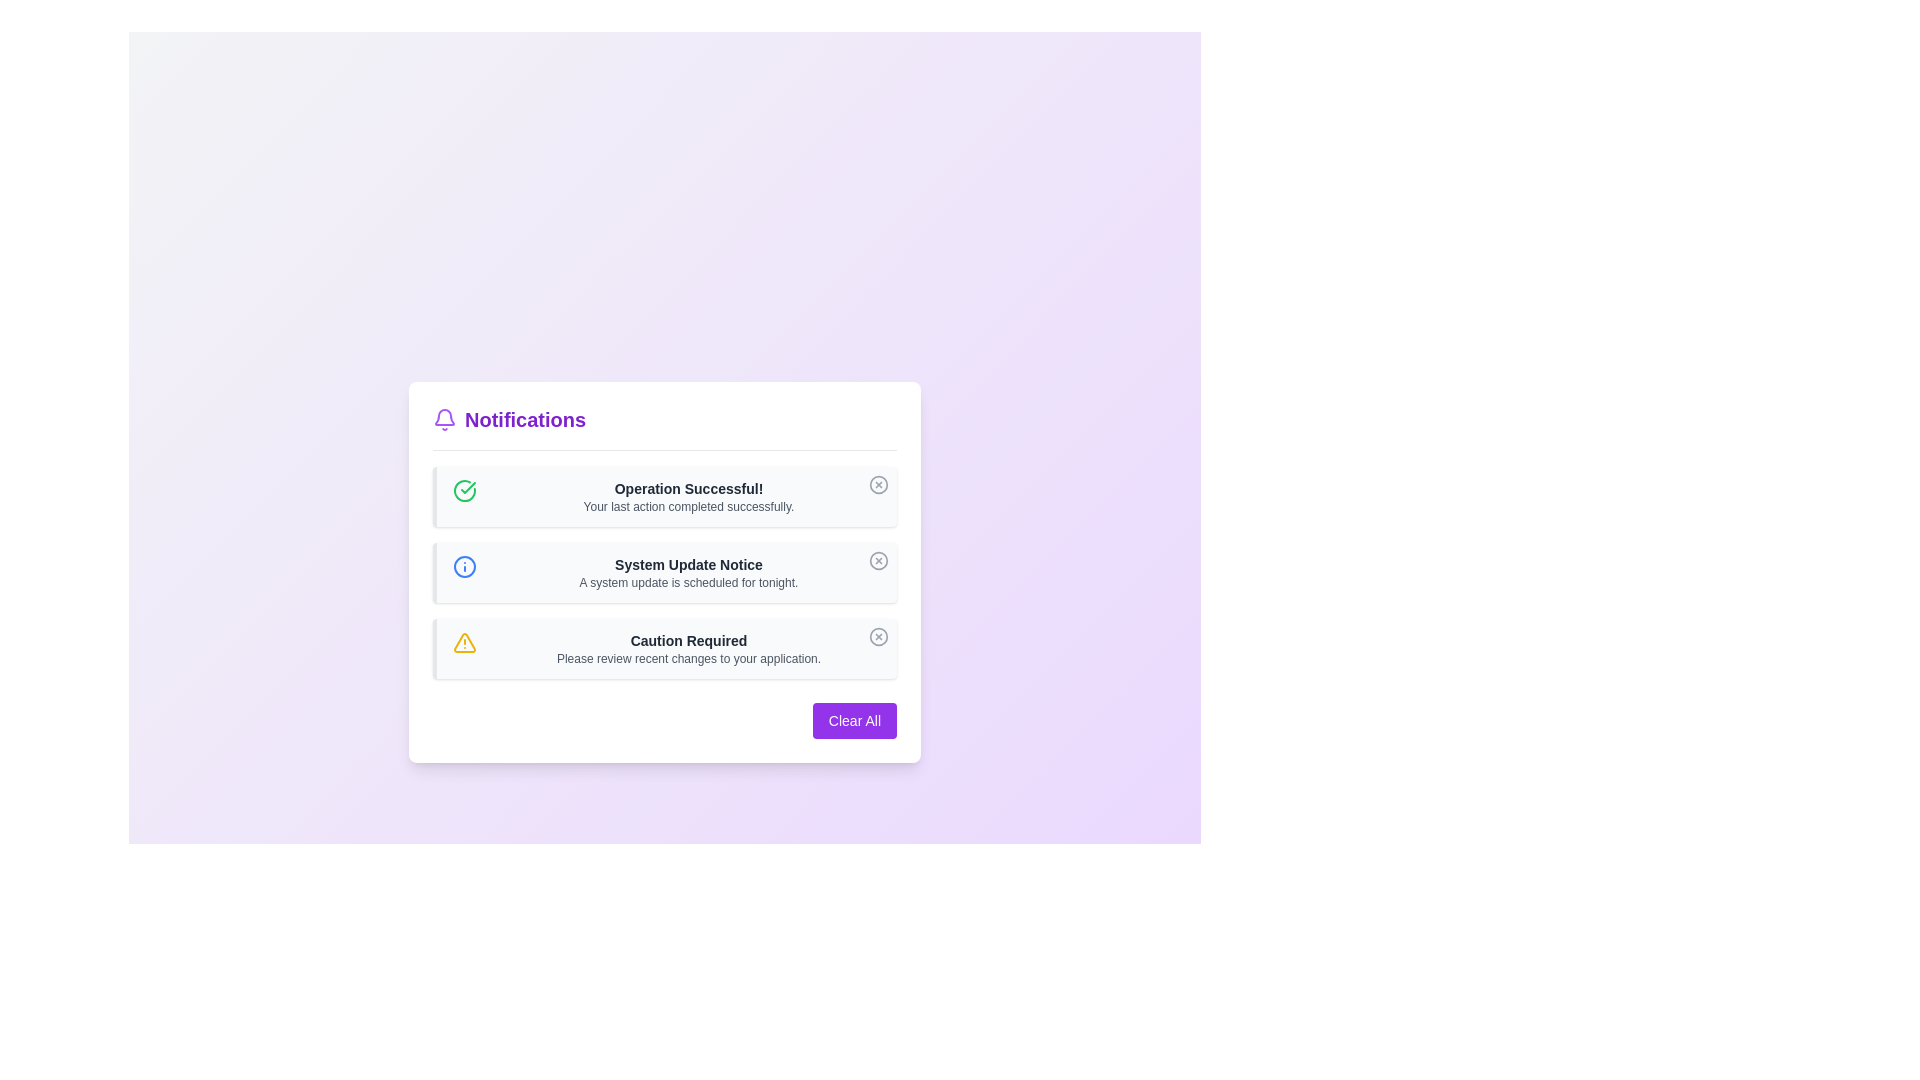 This screenshot has width=1920, height=1080. Describe the element at coordinates (464, 490) in the screenshot. I see `the green circular icon with a checkmark inside it, located in the top-left corner of the notification panel indicating a successful operation` at that location.